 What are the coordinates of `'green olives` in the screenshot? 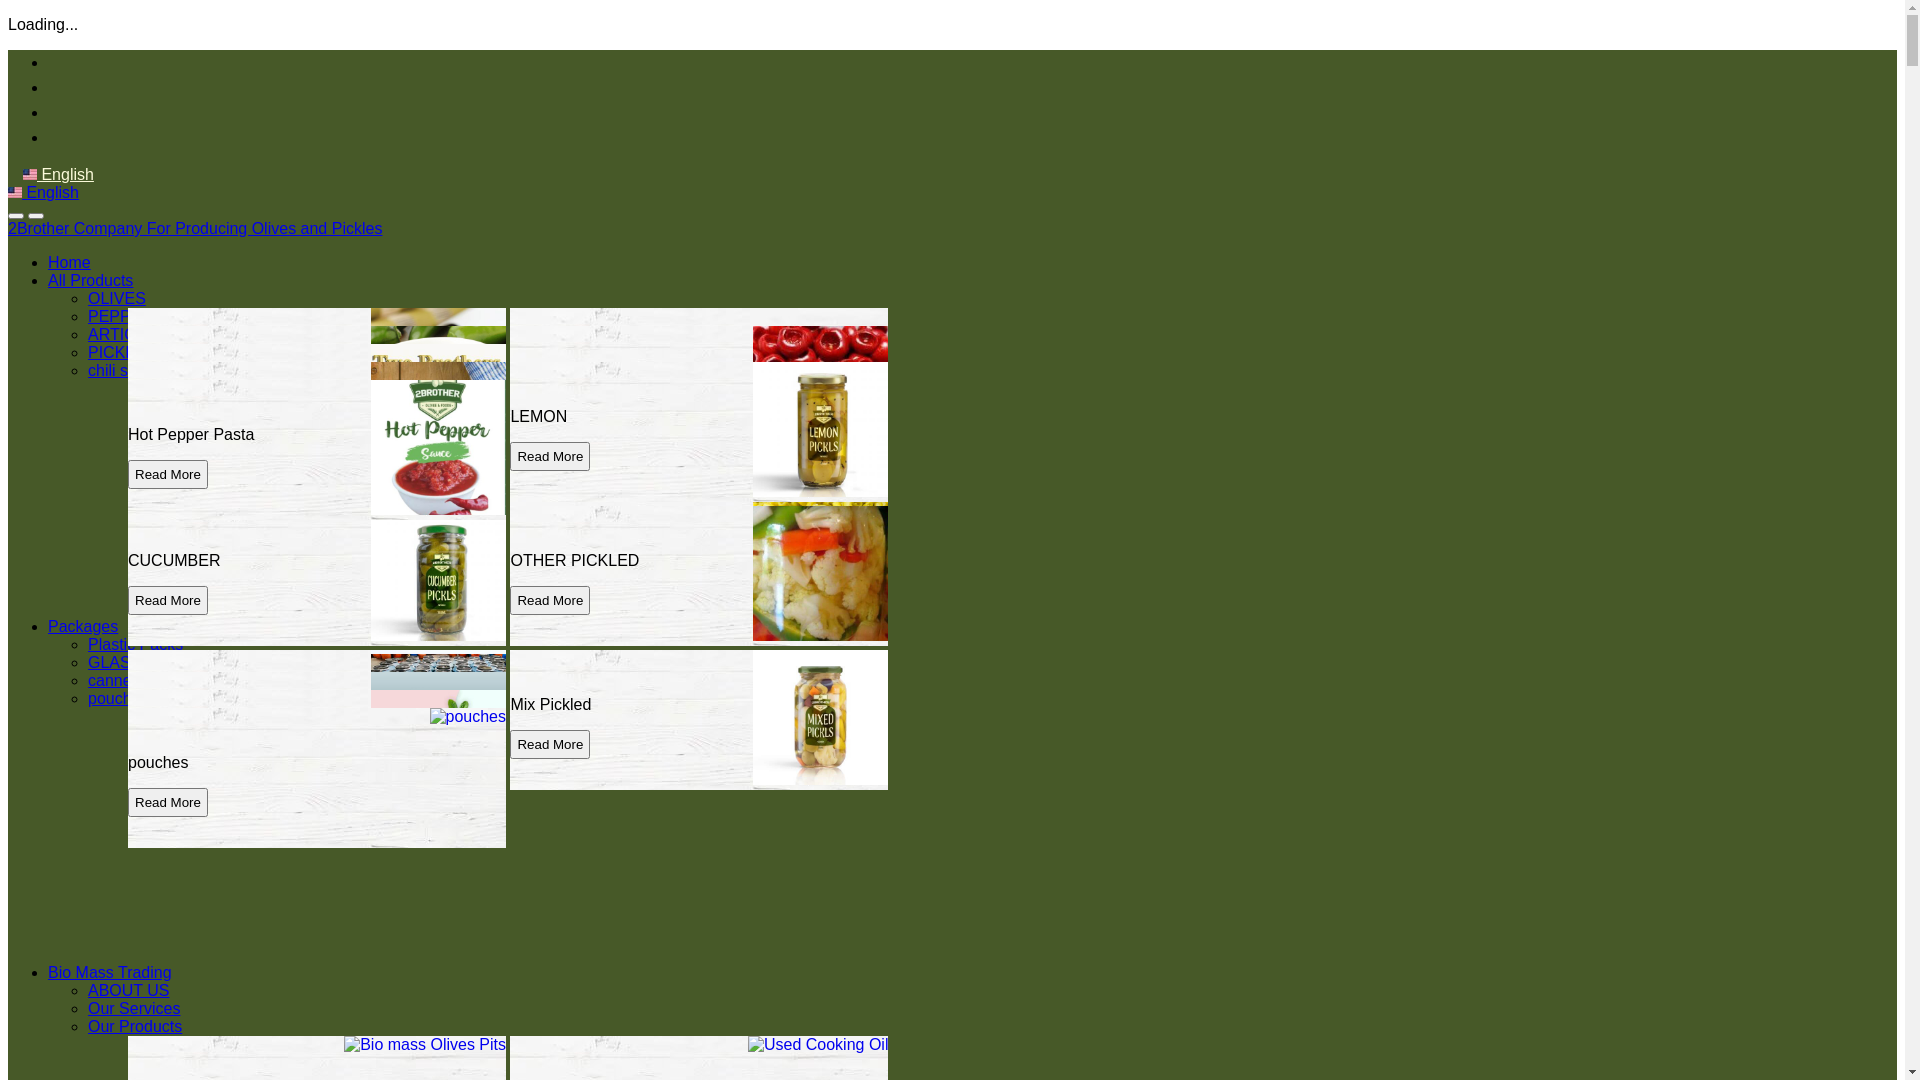 It's located at (509, 520).